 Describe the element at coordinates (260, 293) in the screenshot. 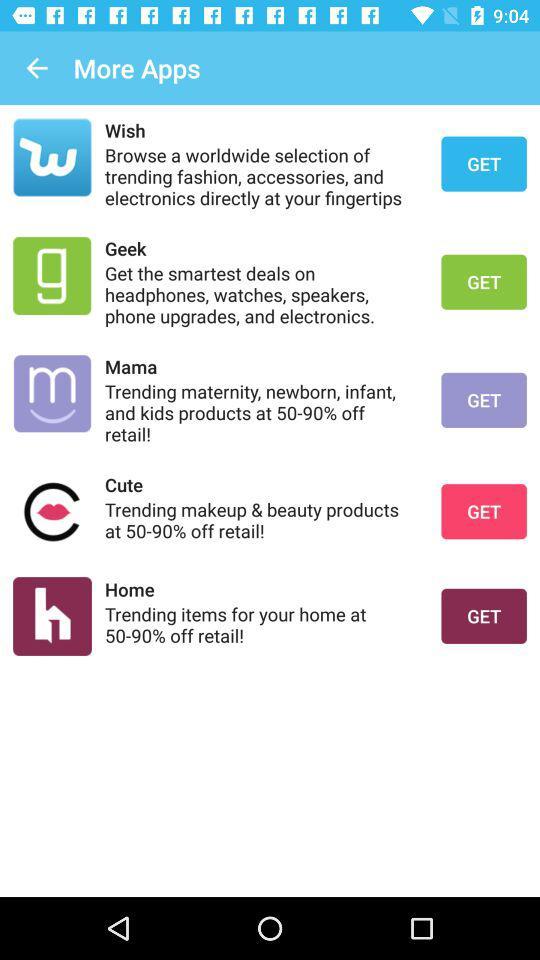

I see `get the smartest item` at that location.